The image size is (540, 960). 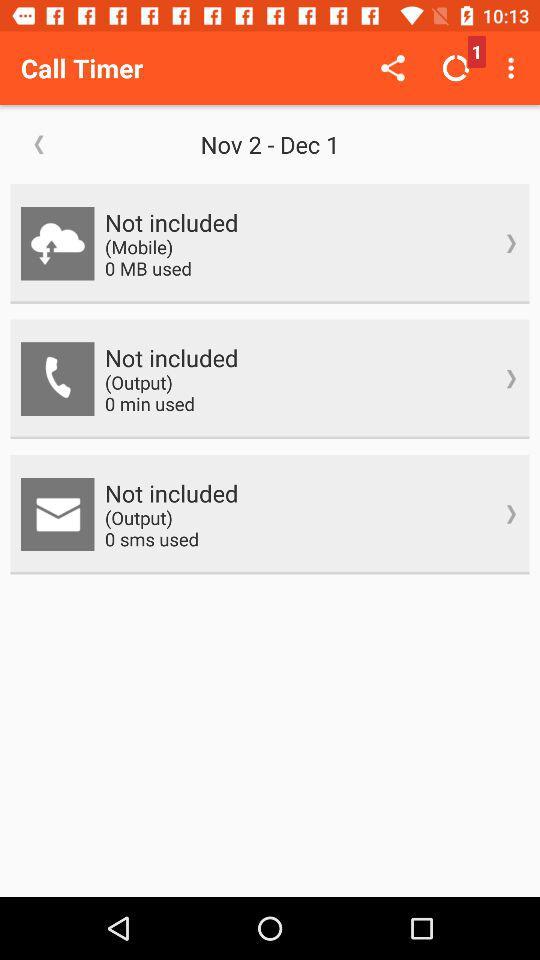 What do you see at coordinates (39, 143) in the screenshot?
I see `the icon to the left of nov 2 dec item` at bounding box center [39, 143].